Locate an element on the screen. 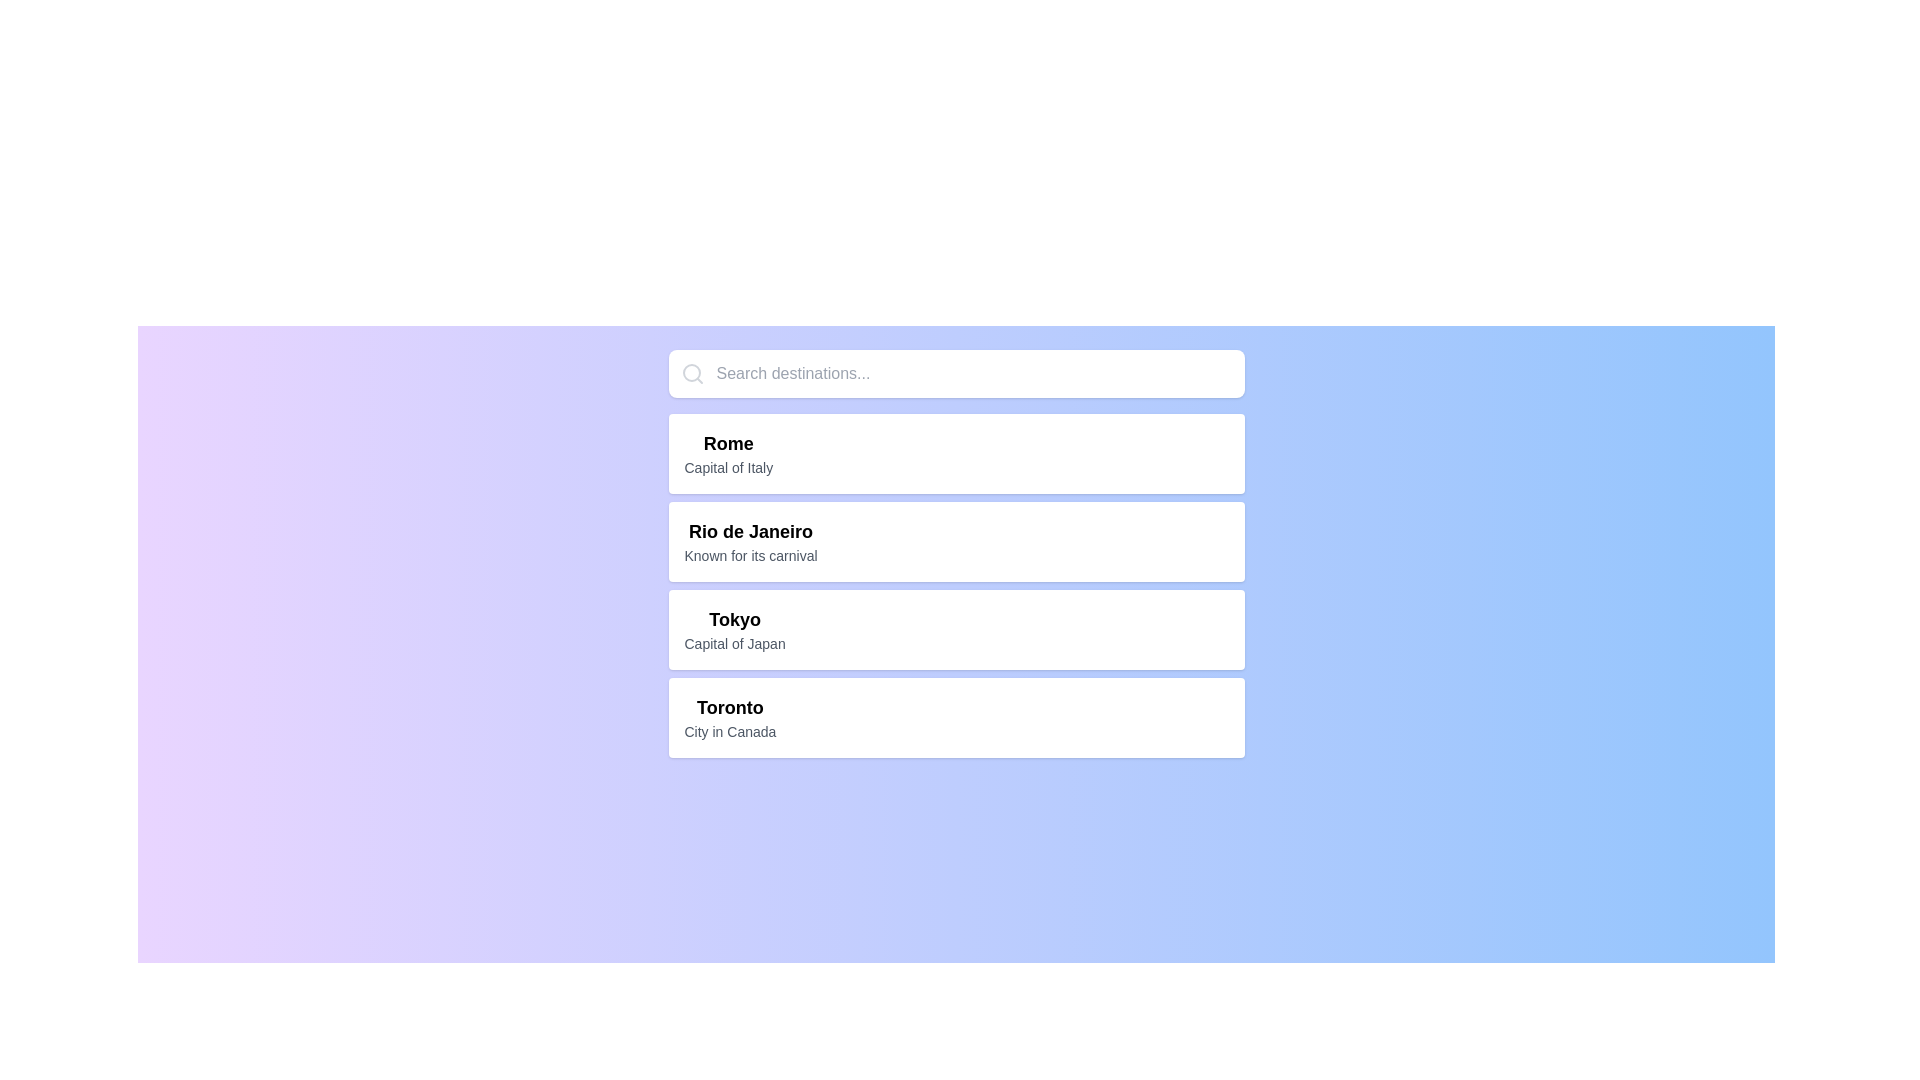  the informational card representing the city Toronto, which is the last item in a vertical list of cards including Rome, Rio de Janeiro, and Tokyo is located at coordinates (955, 716).